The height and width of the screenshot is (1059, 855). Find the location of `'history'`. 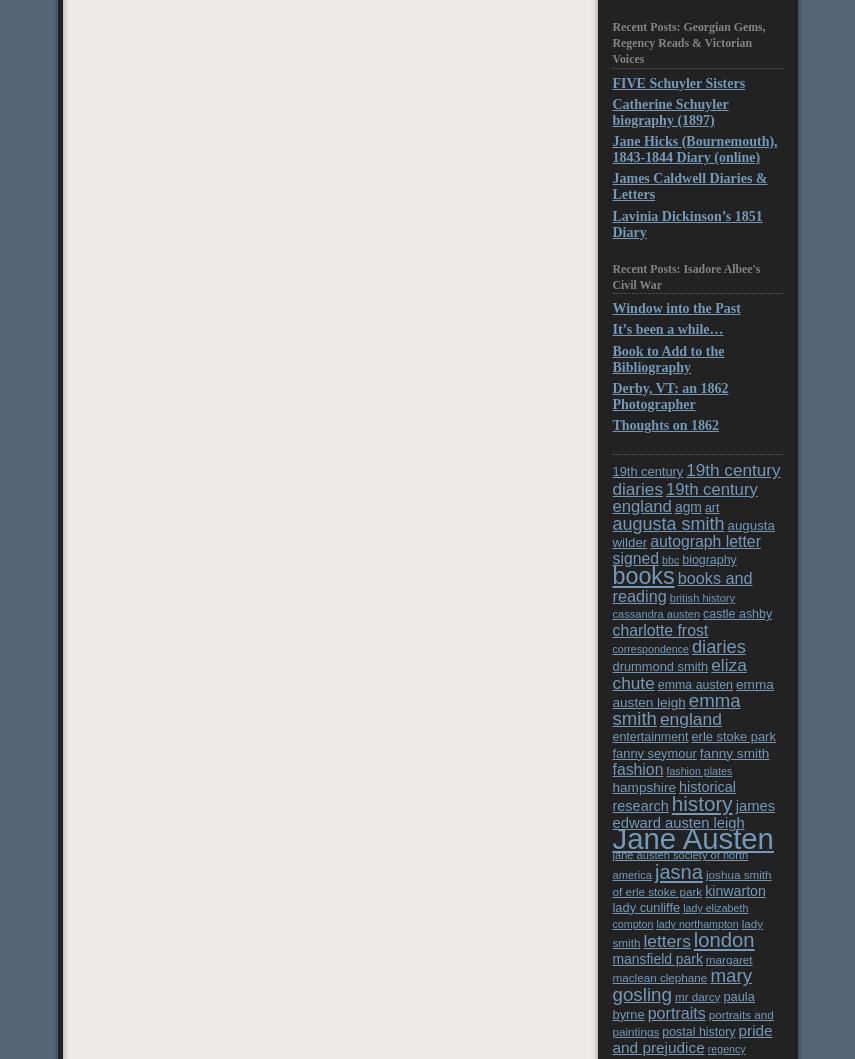

'history' is located at coordinates (700, 802).